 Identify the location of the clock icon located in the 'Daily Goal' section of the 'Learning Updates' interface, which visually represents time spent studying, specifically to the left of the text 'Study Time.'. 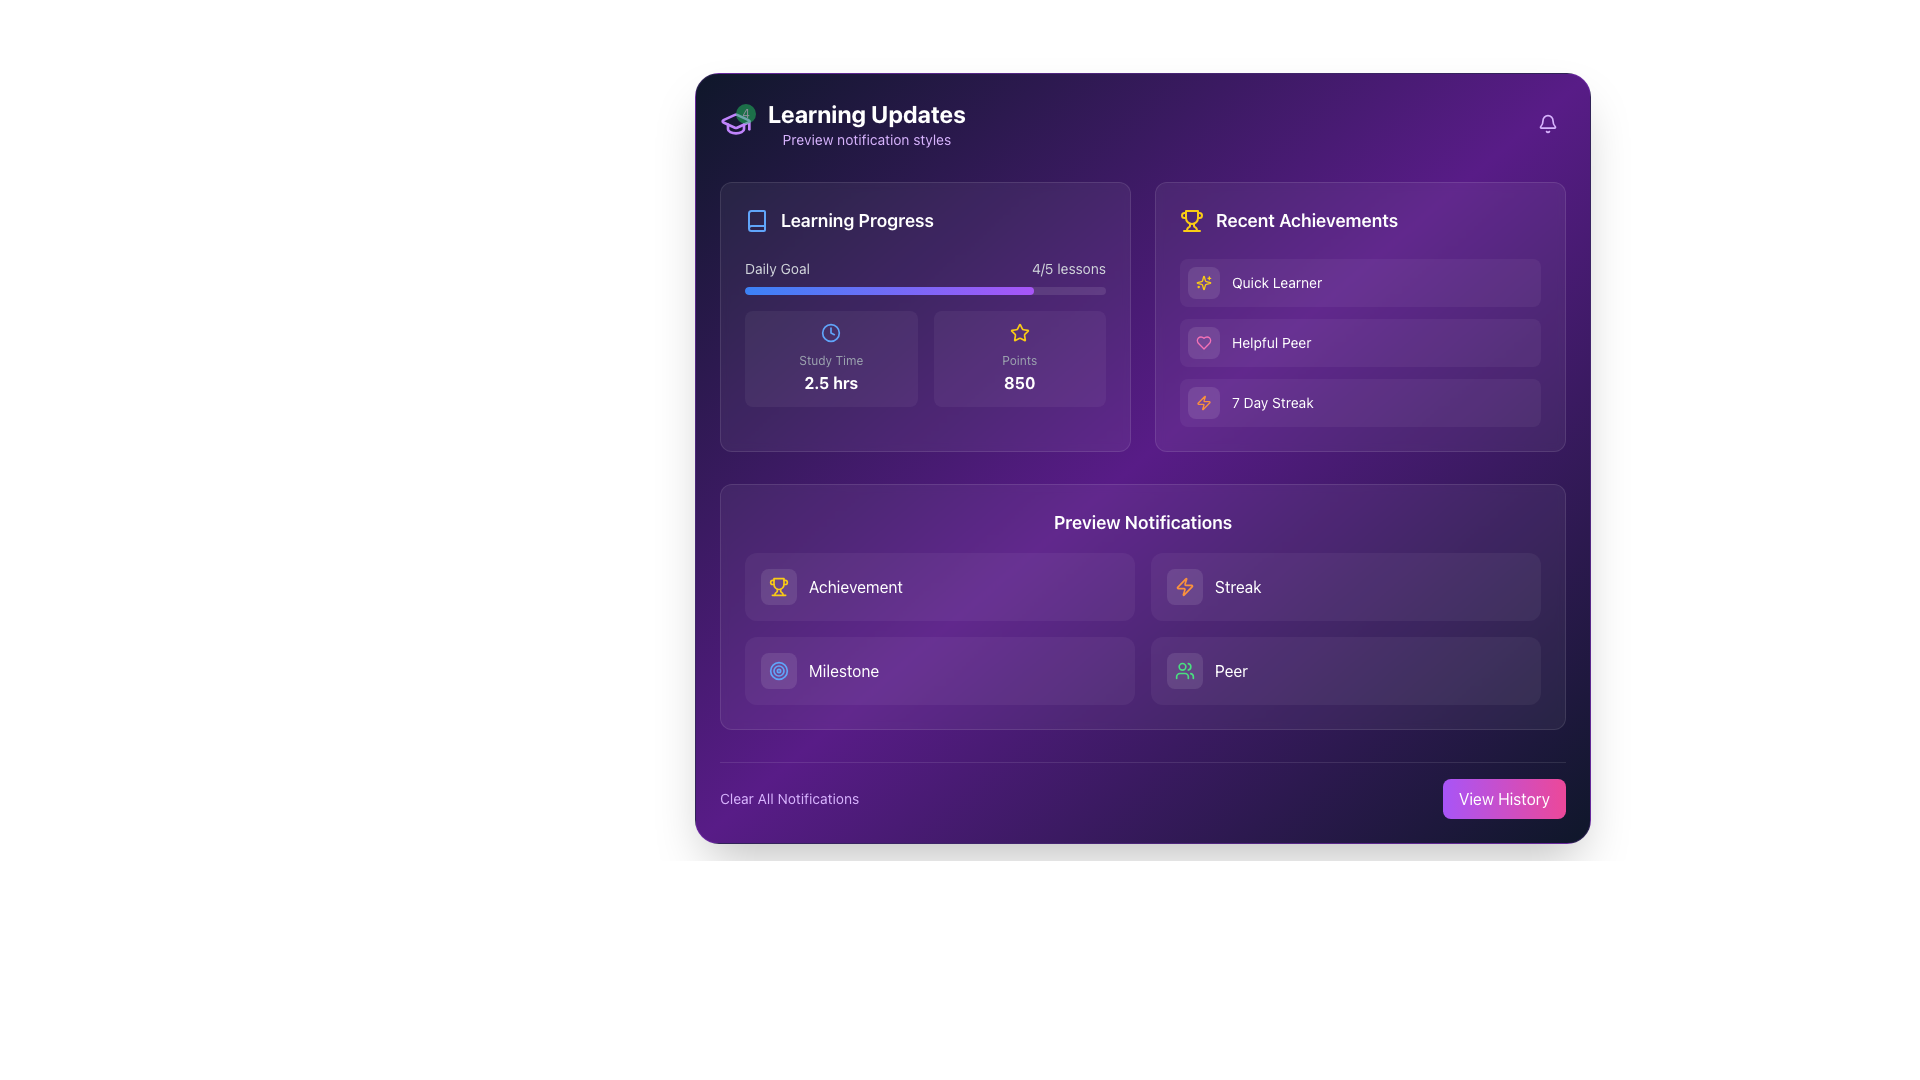
(831, 331).